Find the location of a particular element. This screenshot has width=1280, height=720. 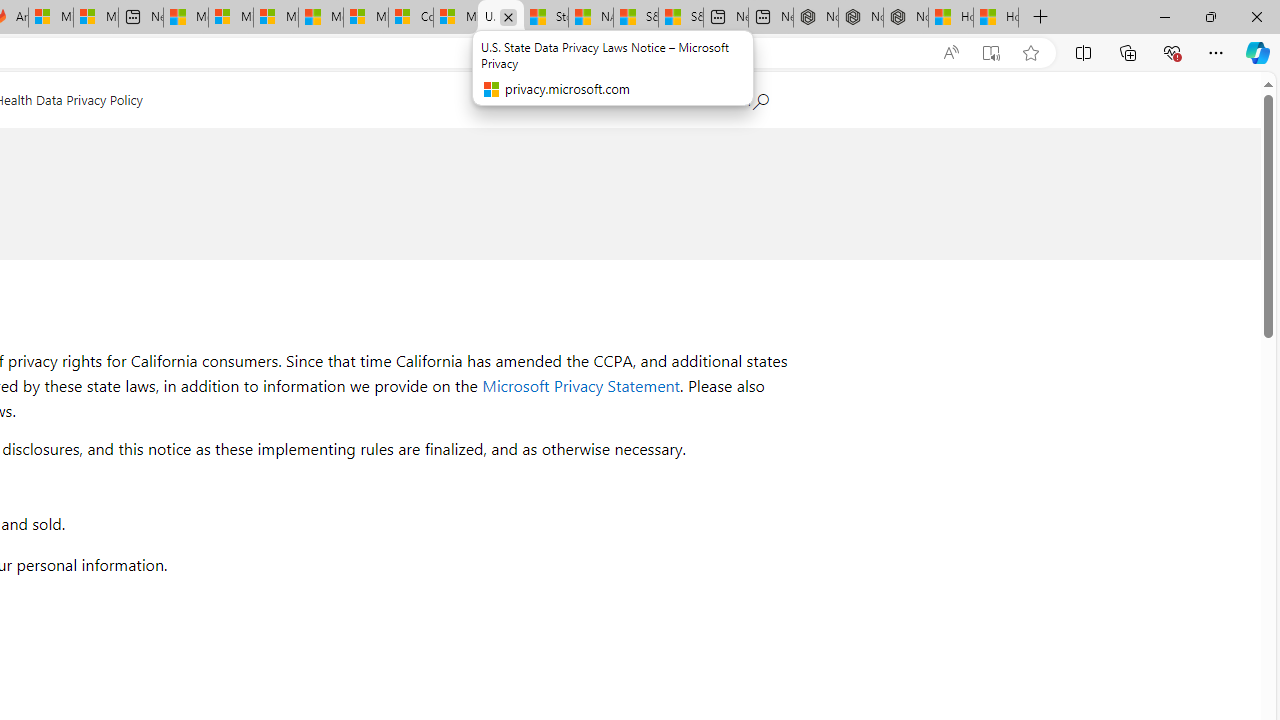

'Enter Immersive Reader (F9)' is located at coordinates (991, 52).